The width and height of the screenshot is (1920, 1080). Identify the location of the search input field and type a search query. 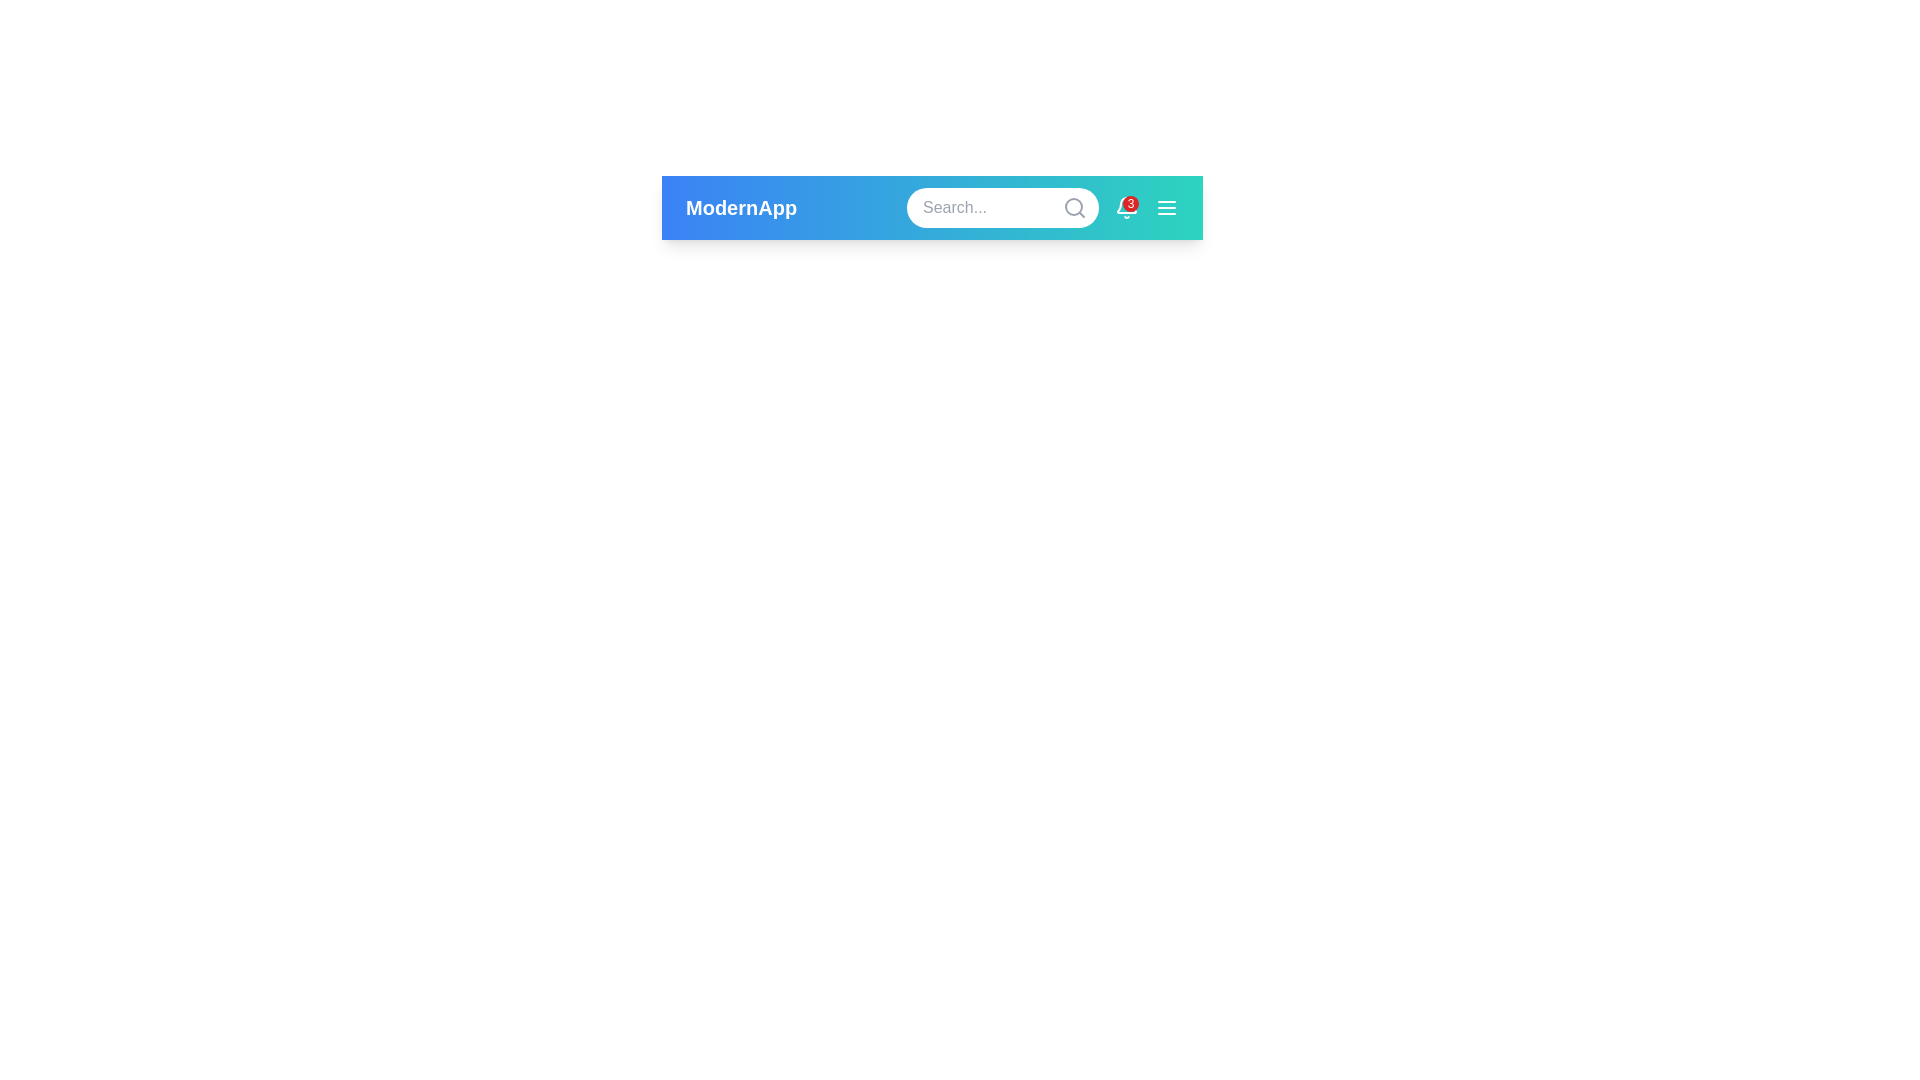
(1003, 208).